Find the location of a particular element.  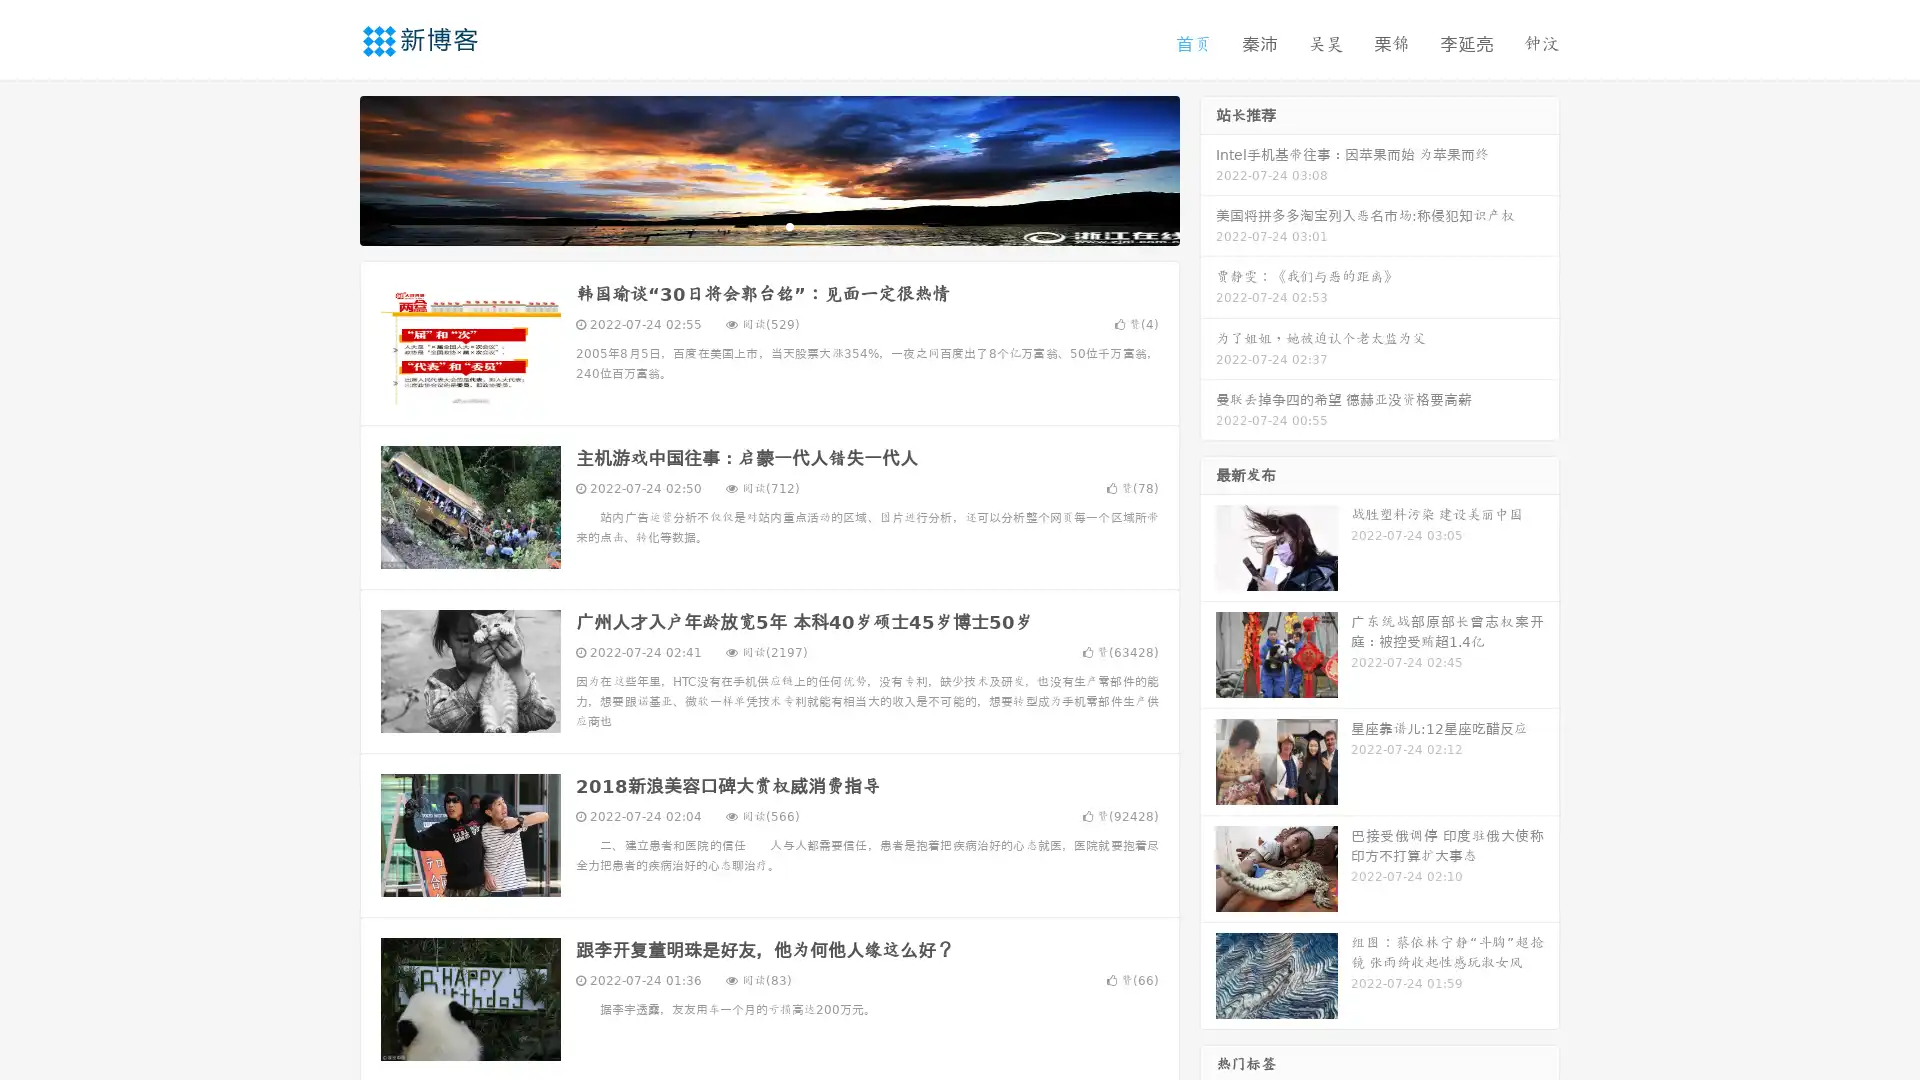

Go to slide 2 is located at coordinates (768, 225).